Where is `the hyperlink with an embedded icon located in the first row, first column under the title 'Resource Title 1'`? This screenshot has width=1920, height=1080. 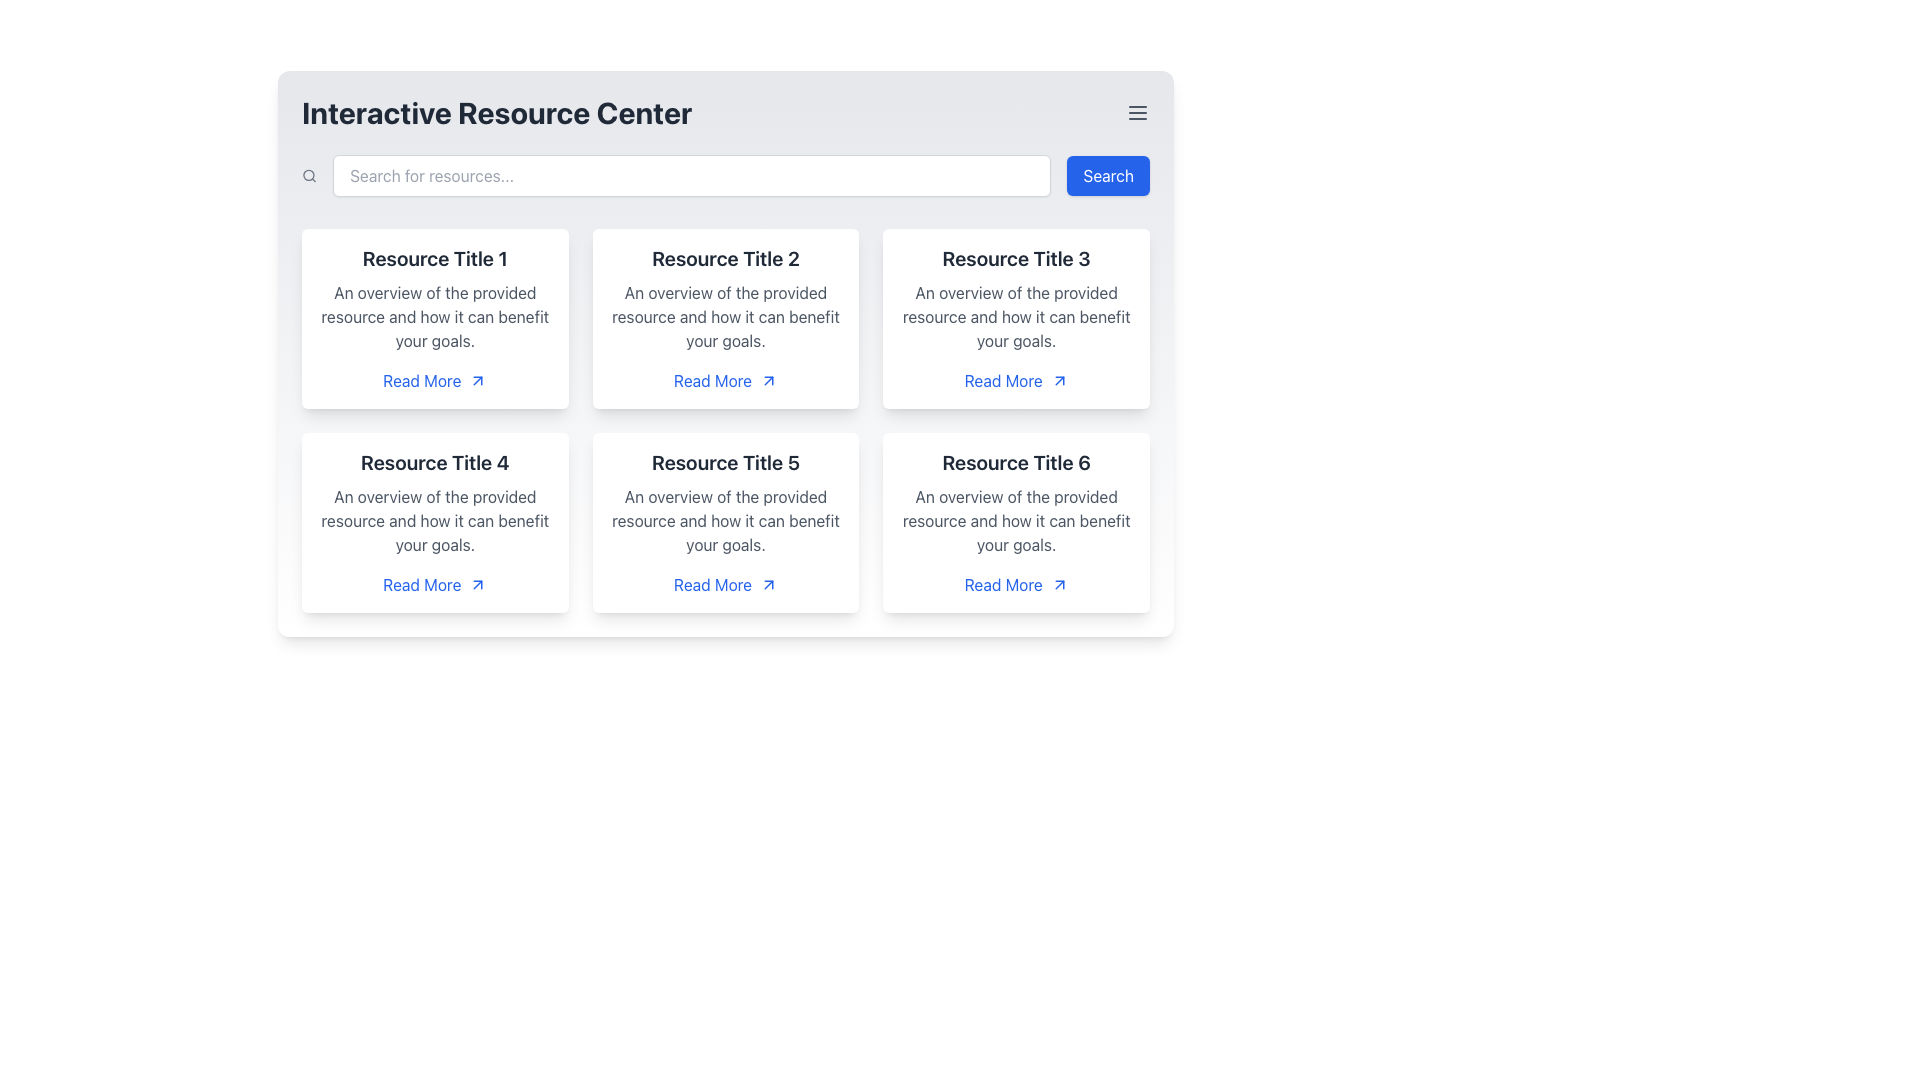 the hyperlink with an embedded icon located in the first row, first column under the title 'Resource Title 1' is located at coordinates (434, 381).